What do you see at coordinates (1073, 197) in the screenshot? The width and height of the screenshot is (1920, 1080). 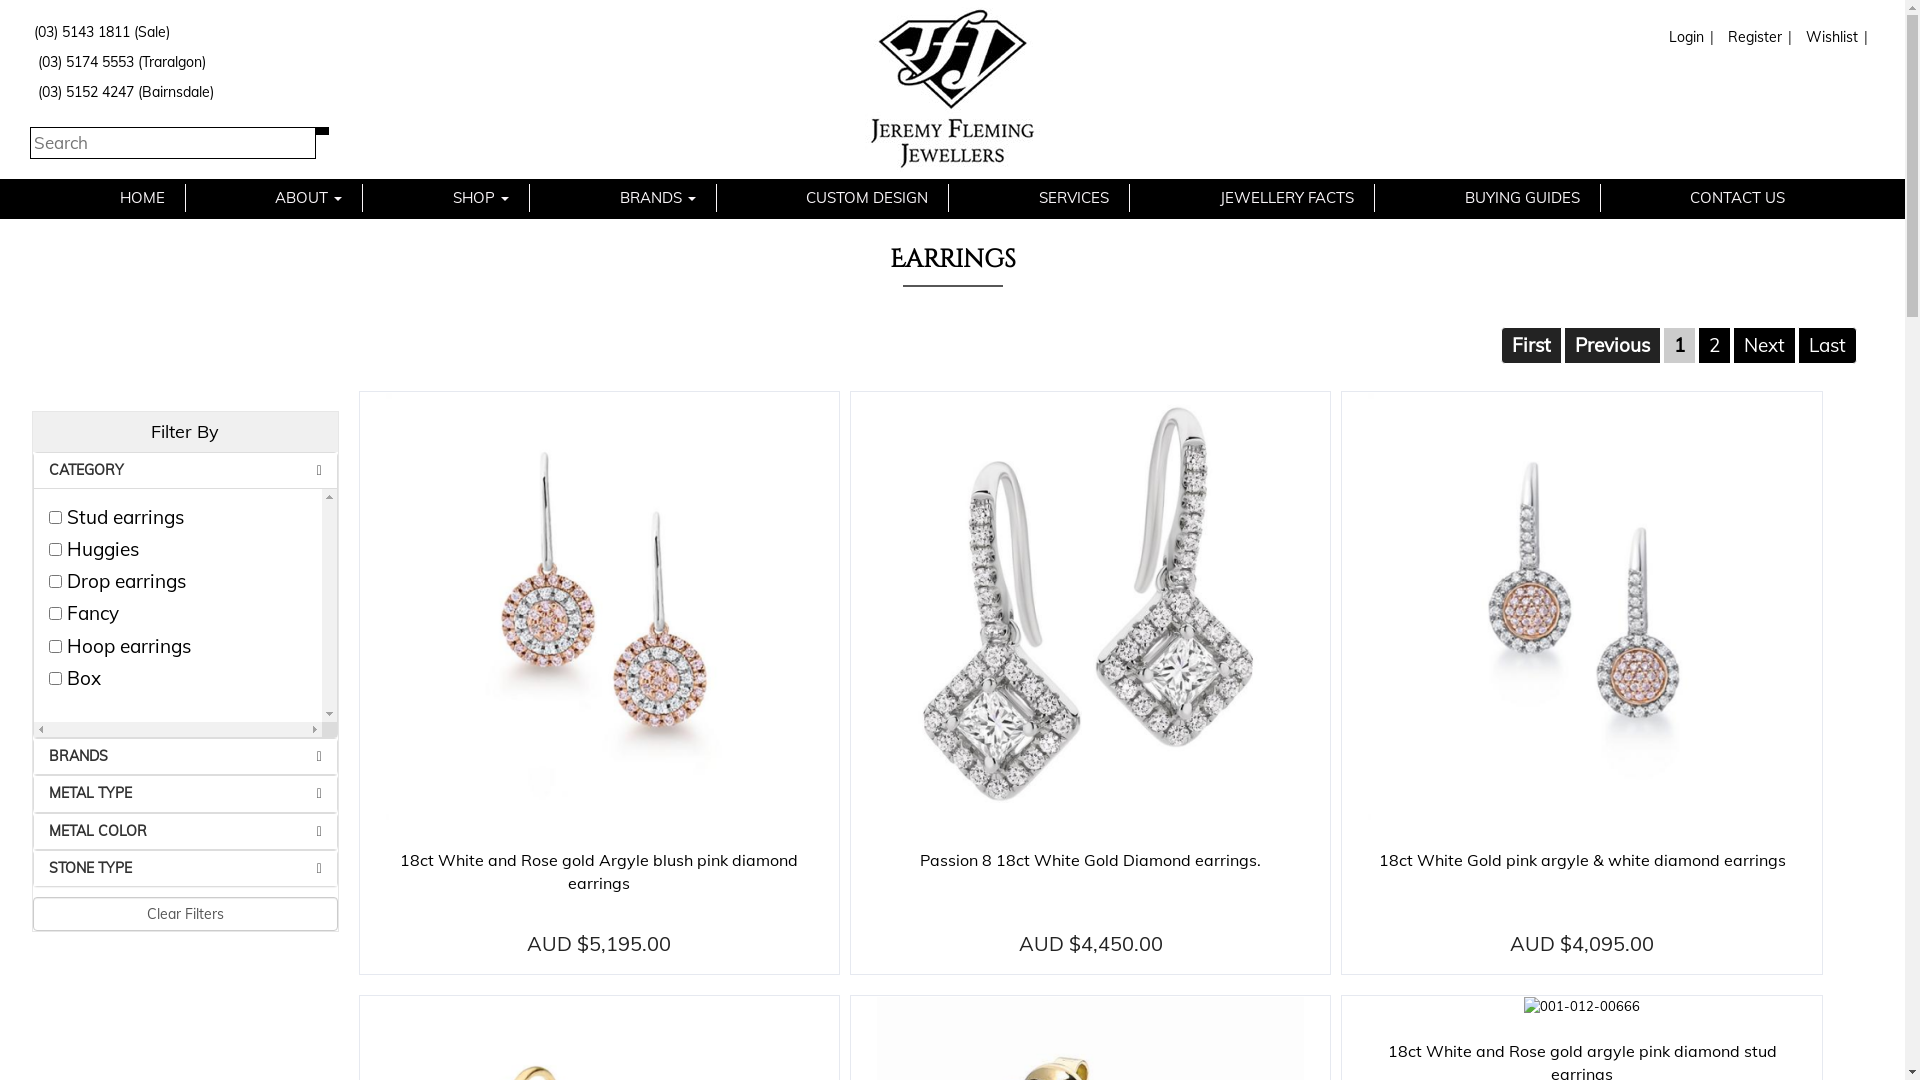 I see `'SERVICES'` at bounding box center [1073, 197].